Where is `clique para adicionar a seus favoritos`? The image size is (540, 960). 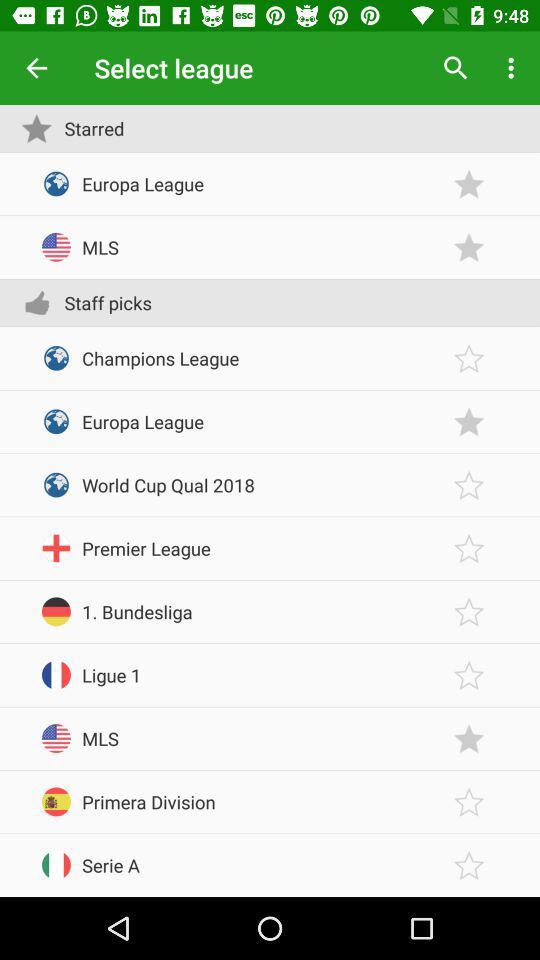
clique para adicionar a seus favoritos is located at coordinates (469, 484).